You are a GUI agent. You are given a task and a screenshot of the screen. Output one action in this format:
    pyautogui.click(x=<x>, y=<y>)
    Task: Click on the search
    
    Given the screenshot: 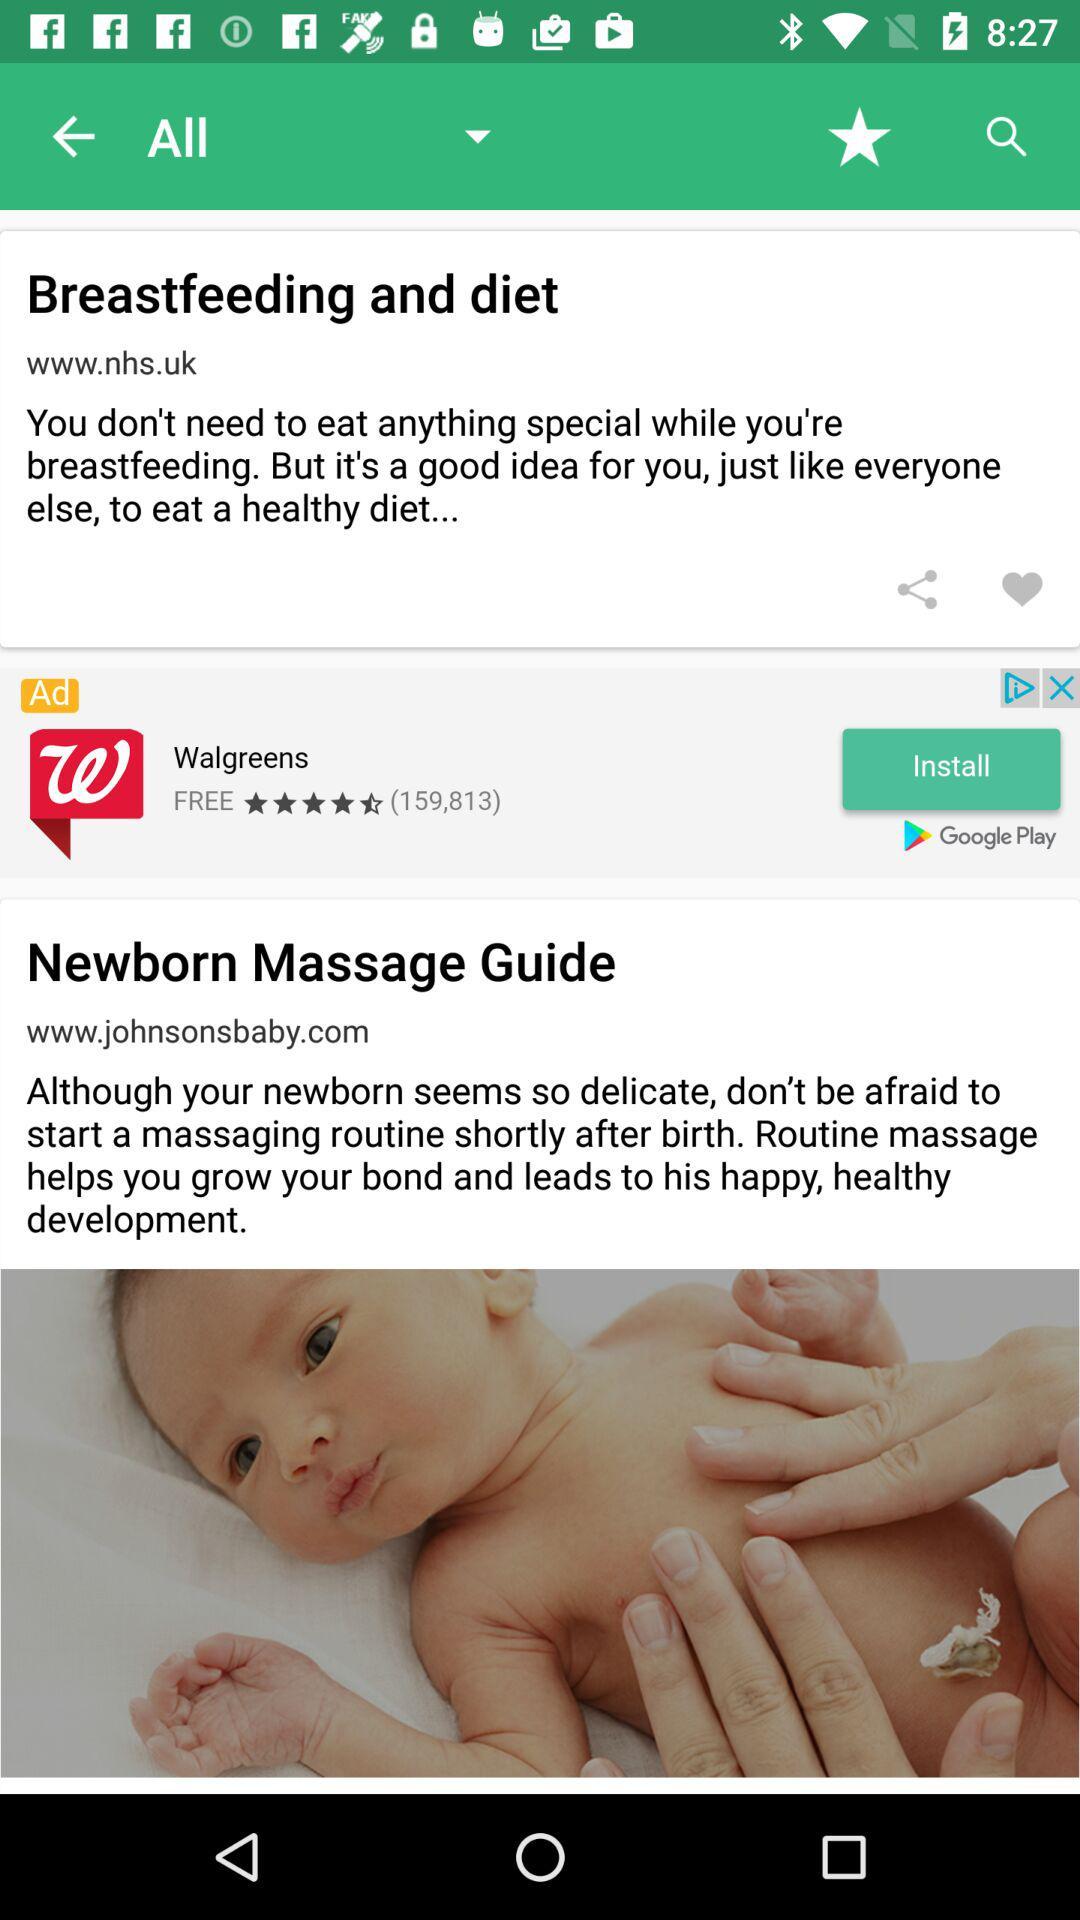 What is the action you would take?
    pyautogui.click(x=1006, y=135)
    